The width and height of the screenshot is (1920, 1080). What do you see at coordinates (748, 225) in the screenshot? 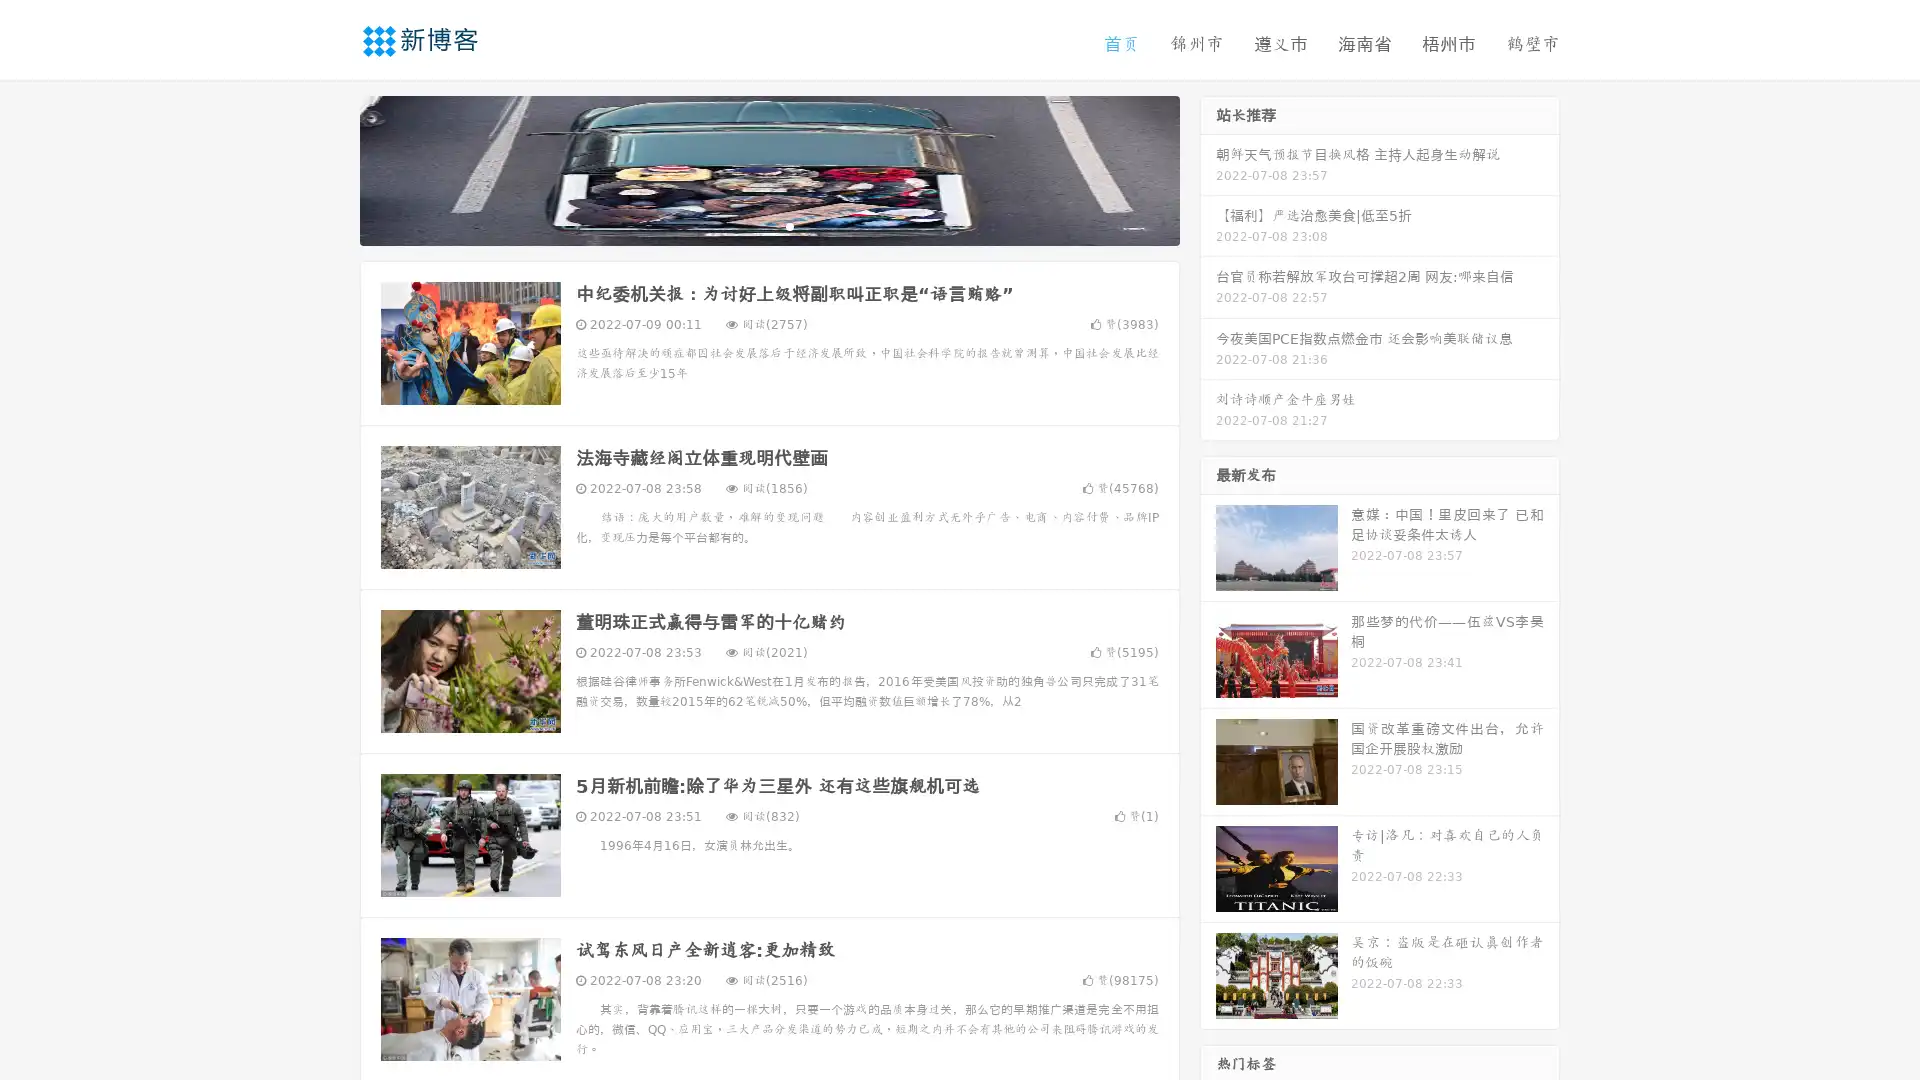
I see `Go to slide 1` at bounding box center [748, 225].